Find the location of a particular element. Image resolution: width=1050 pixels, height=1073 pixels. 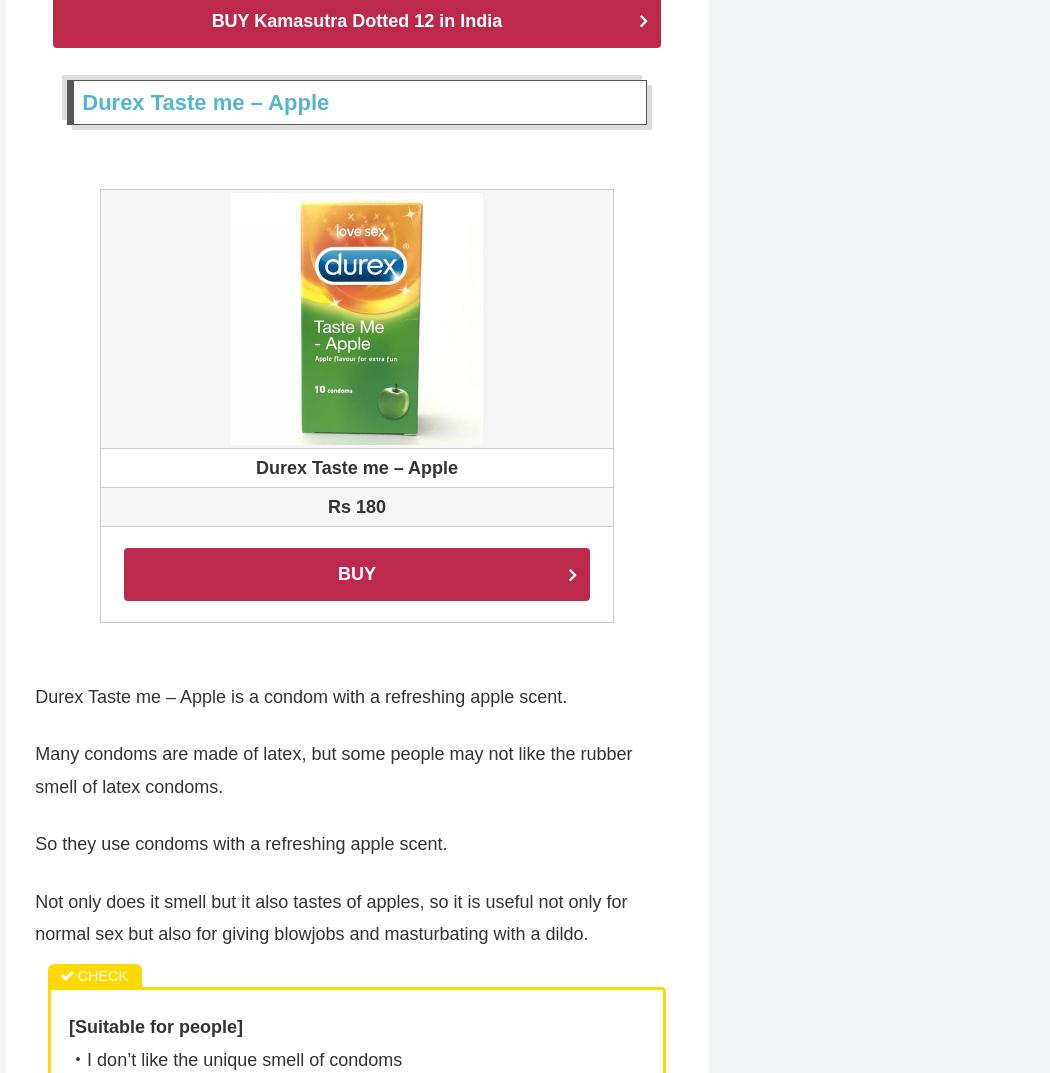

'BUY' is located at coordinates (355, 575).